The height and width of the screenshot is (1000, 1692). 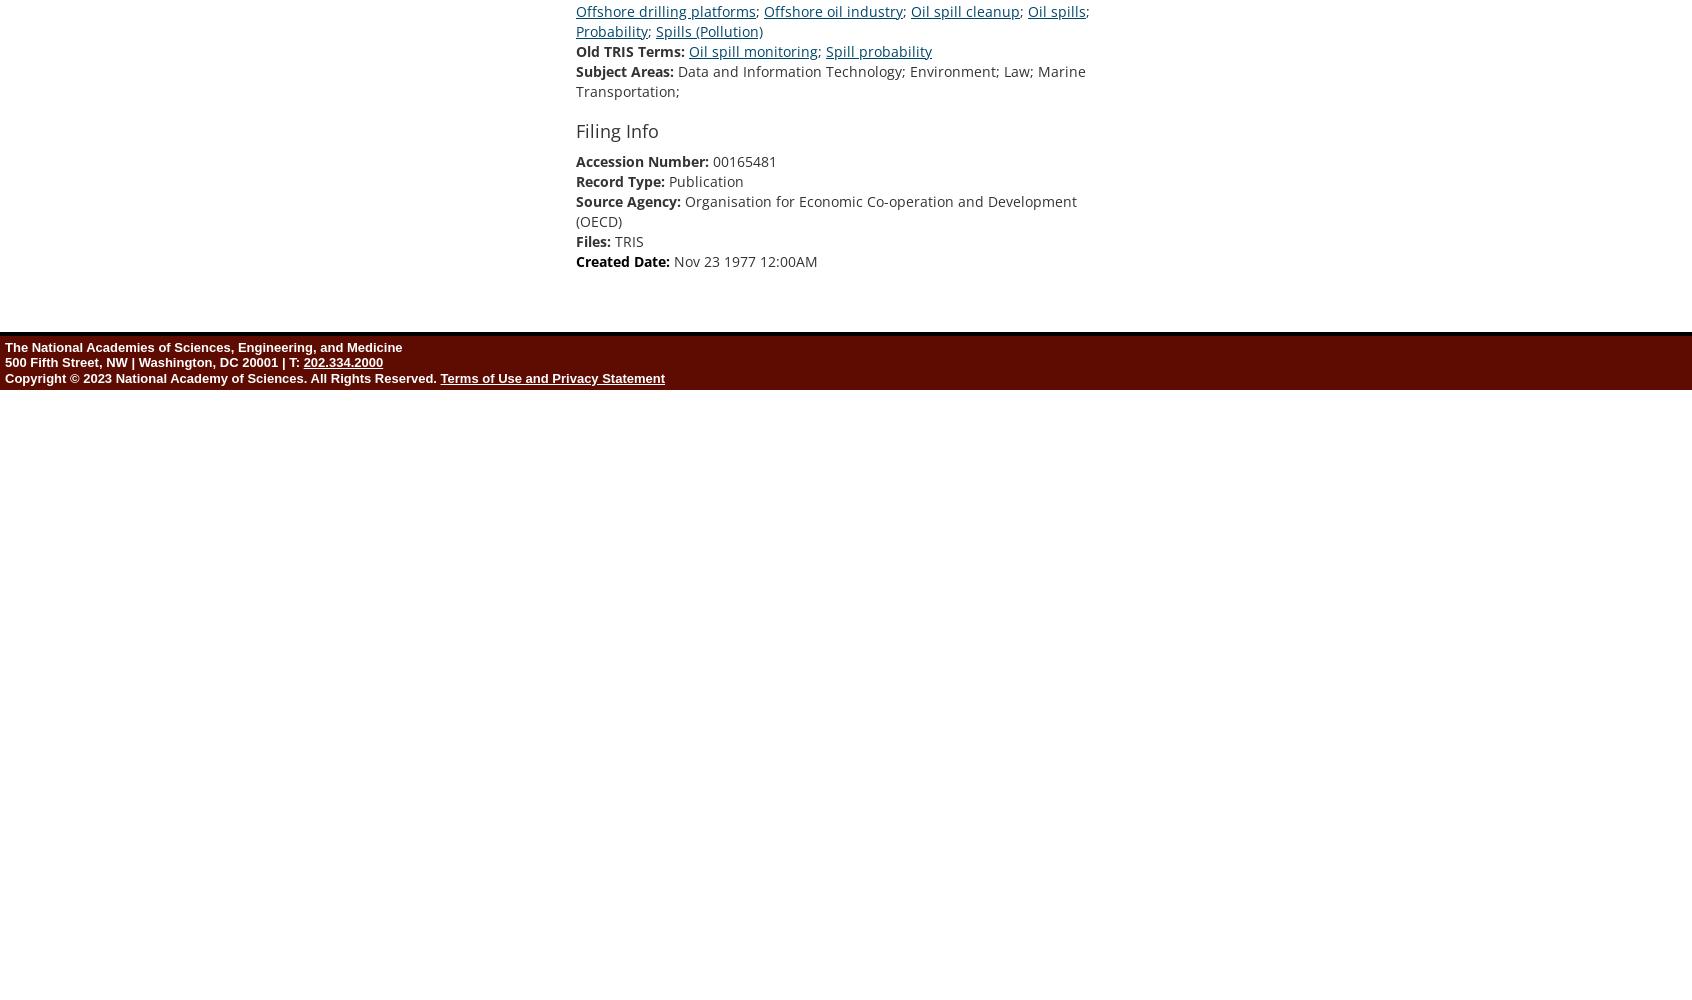 I want to click on 'Files:', so click(x=594, y=239).